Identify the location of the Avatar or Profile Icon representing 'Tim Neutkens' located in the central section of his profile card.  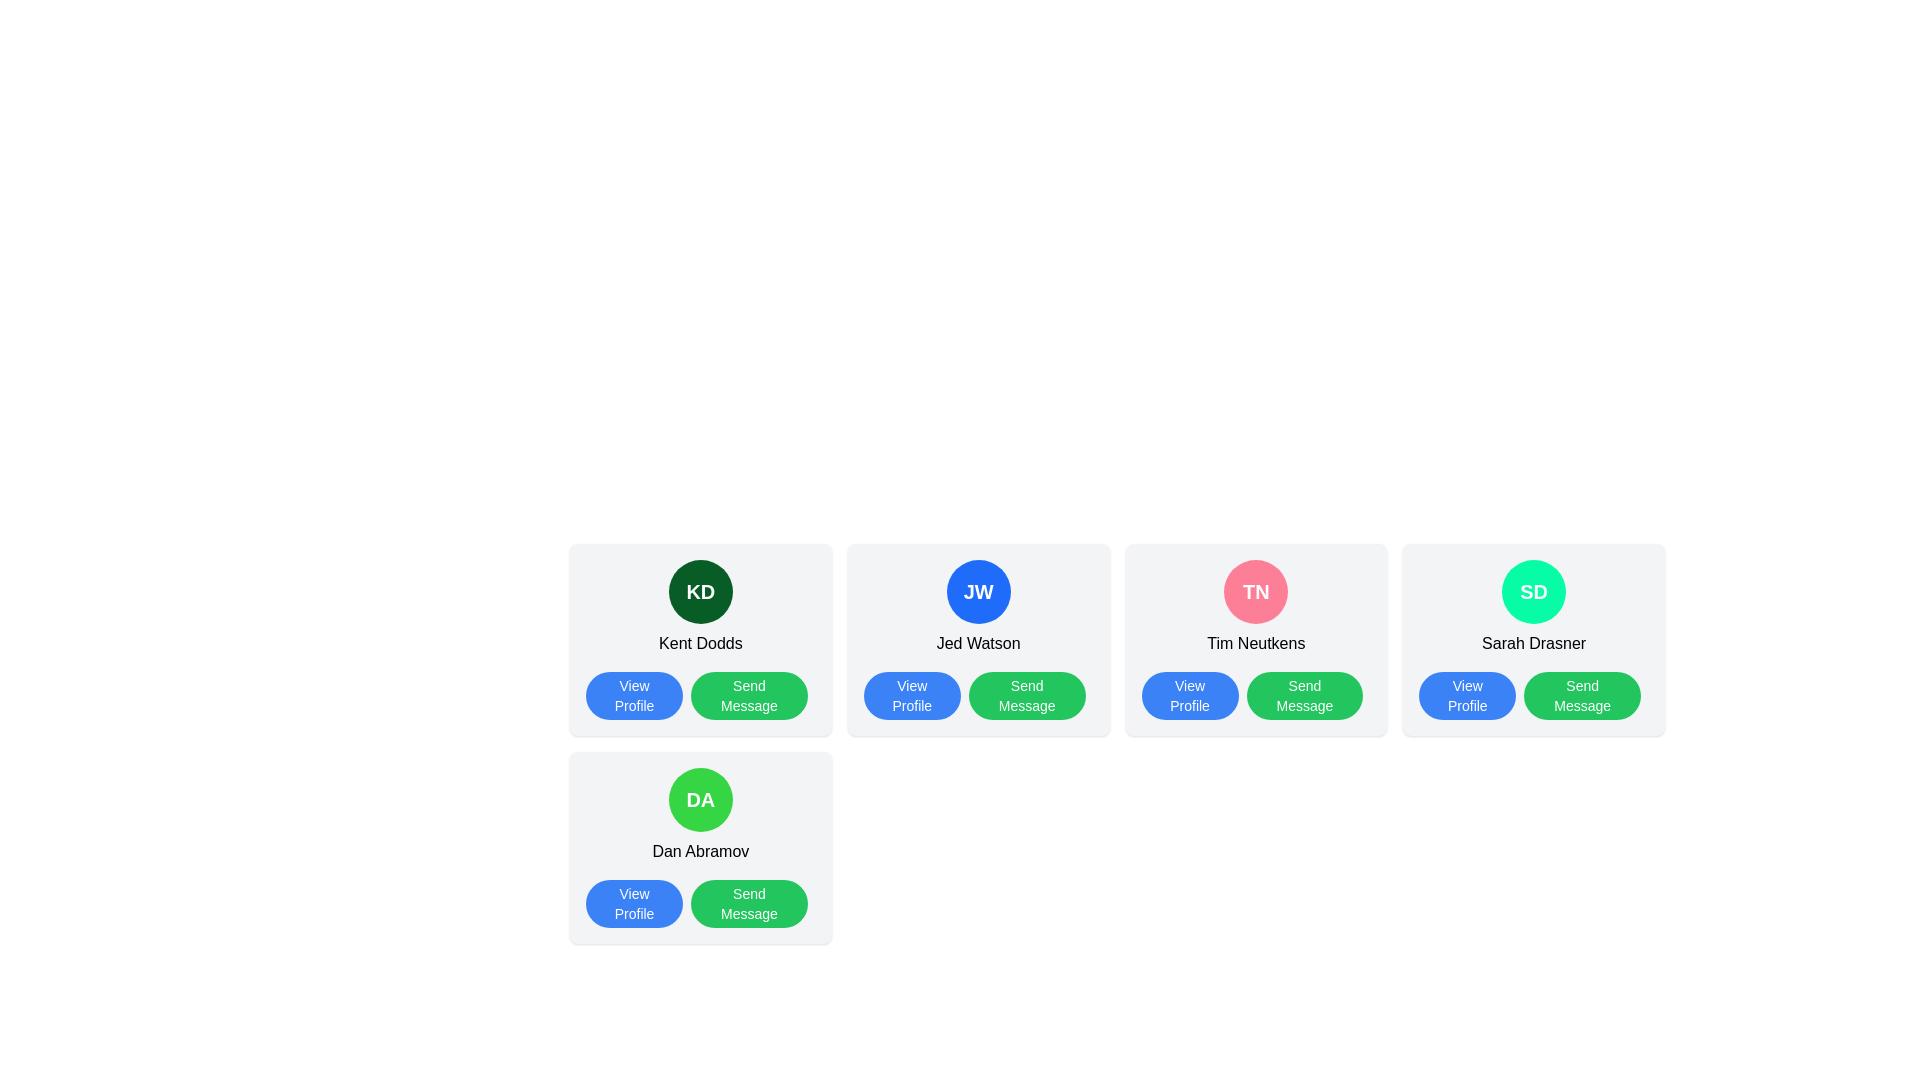
(1255, 590).